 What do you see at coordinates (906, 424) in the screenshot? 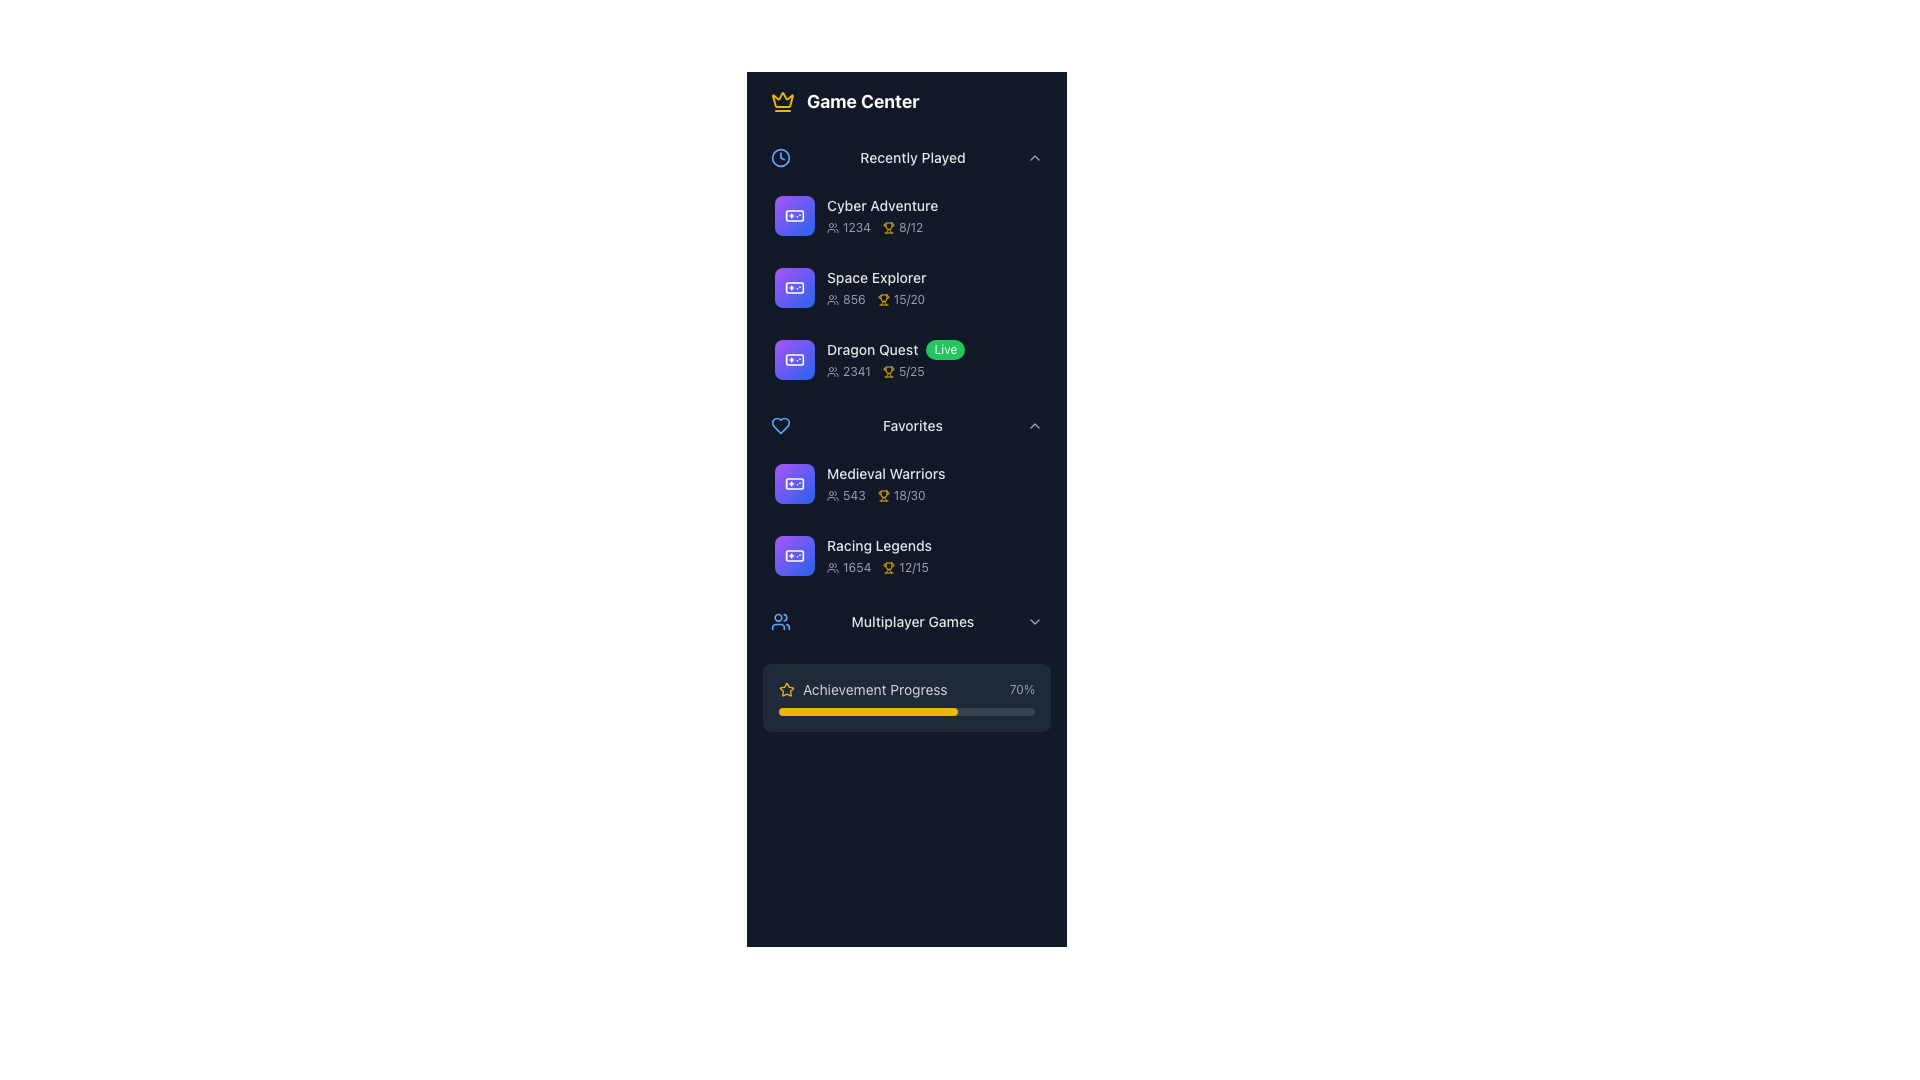
I see `the collapsible button located under the 'Favorites' section` at bounding box center [906, 424].